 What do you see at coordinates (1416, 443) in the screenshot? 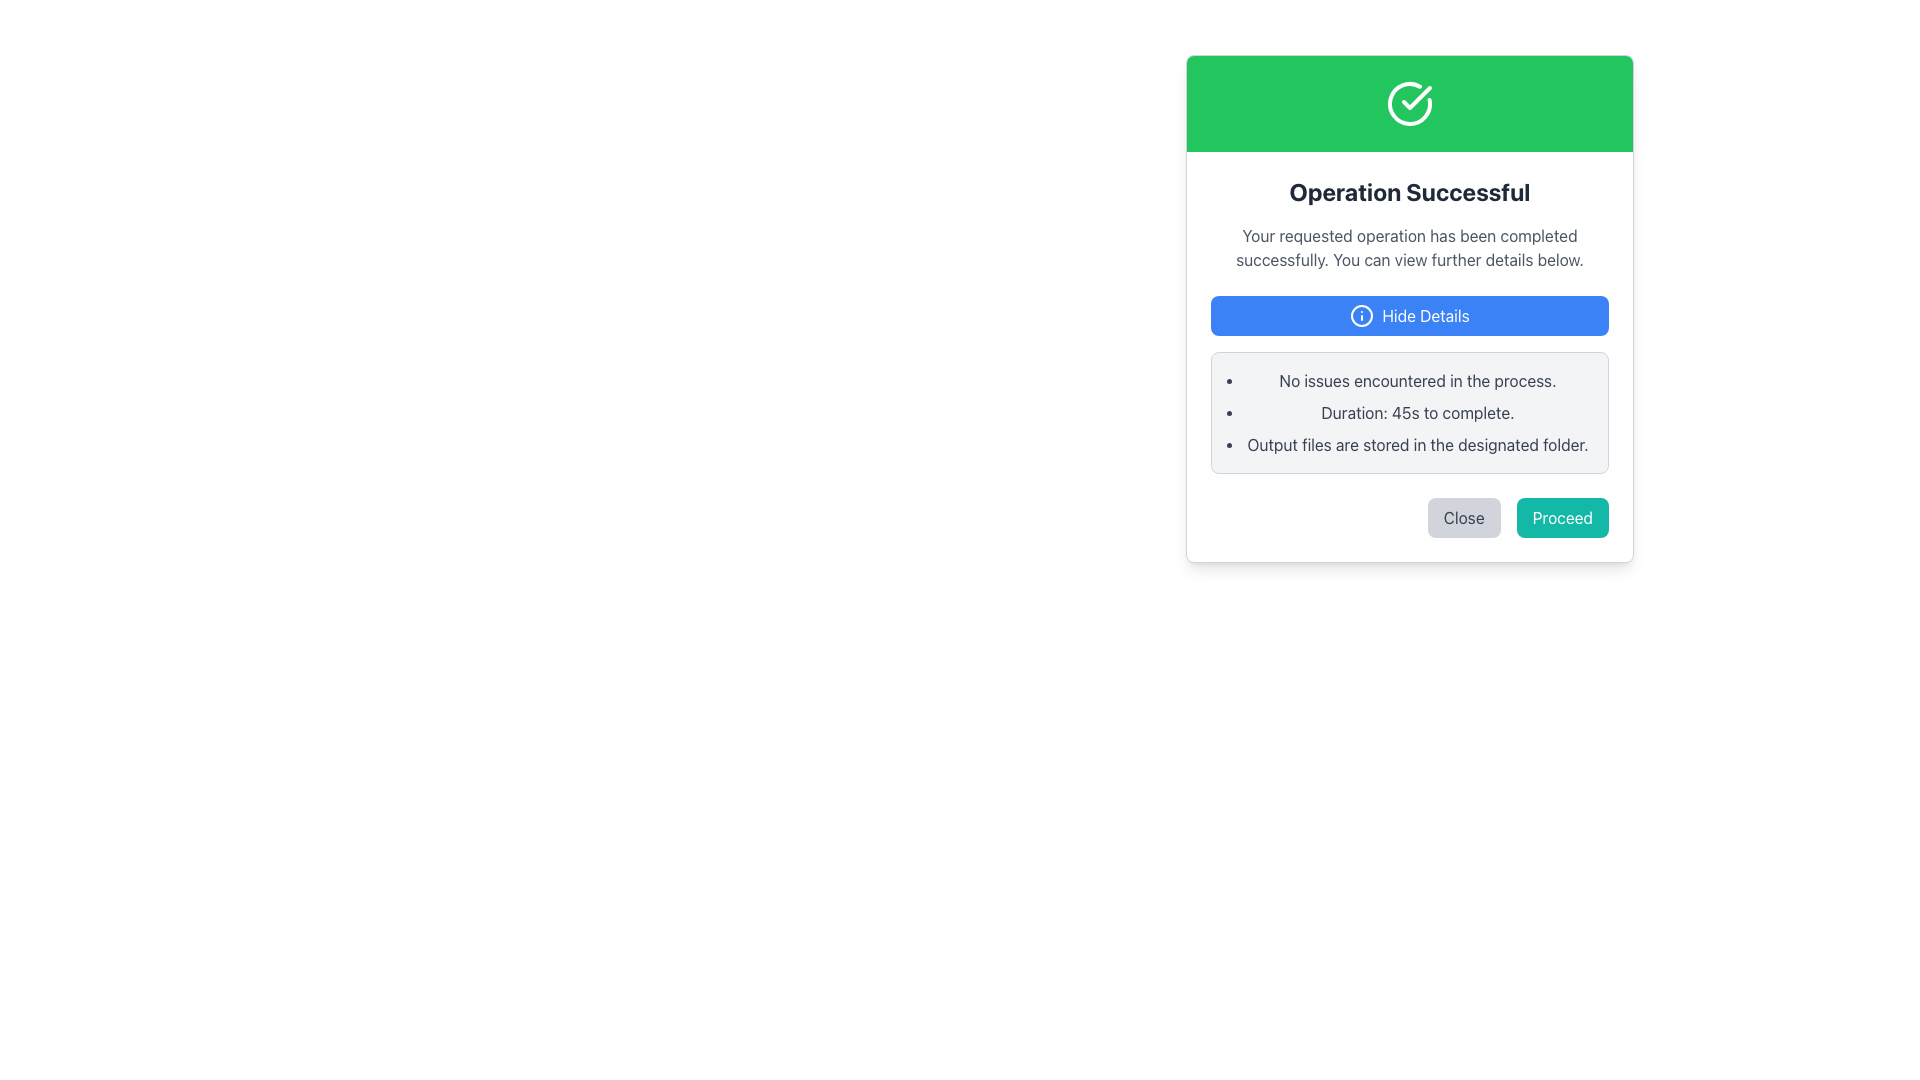
I see `informational static text that indicates where the output files are stored, which is the last item in a bulleted list within a modal window` at bounding box center [1416, 443].